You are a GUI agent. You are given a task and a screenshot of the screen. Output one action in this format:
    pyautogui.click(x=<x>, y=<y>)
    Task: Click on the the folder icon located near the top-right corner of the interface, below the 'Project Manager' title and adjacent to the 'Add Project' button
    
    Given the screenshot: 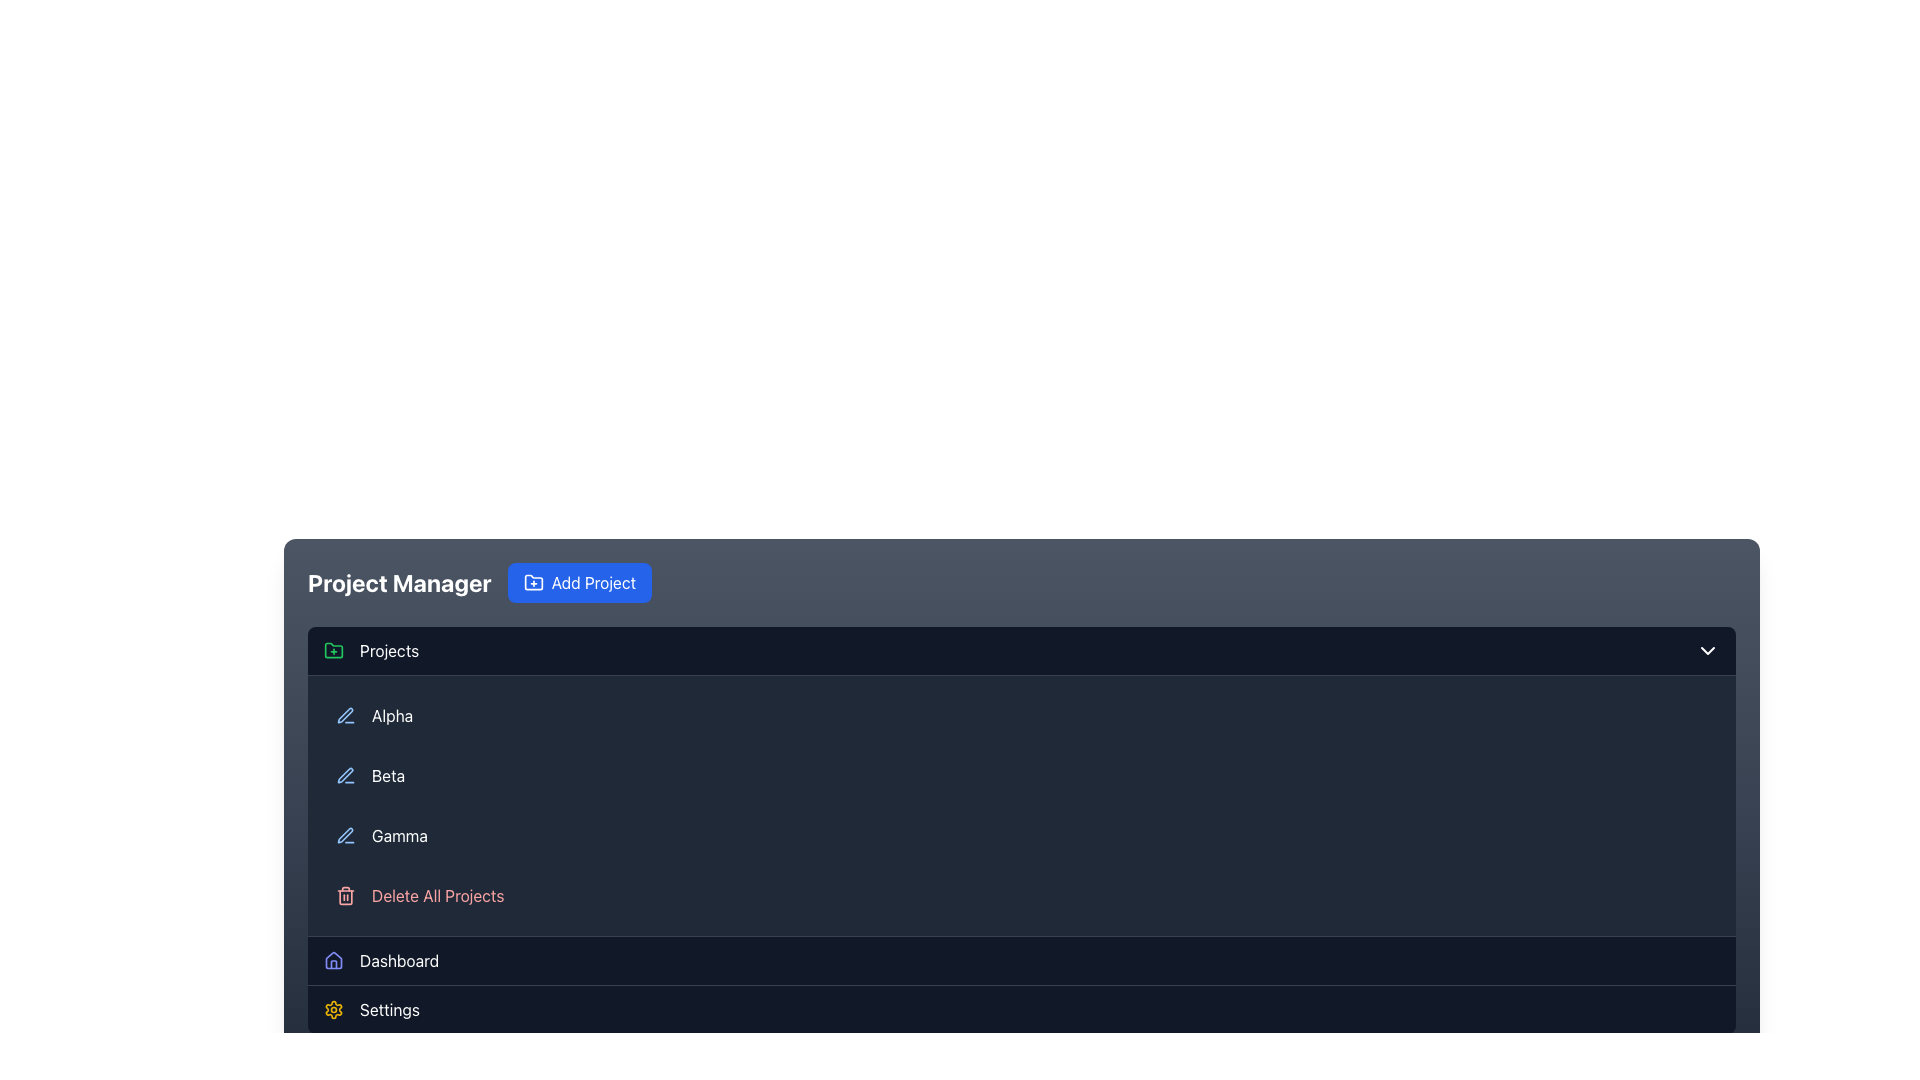 What is the action you would take?
    pyautogui.click(x=533, y=582)
    